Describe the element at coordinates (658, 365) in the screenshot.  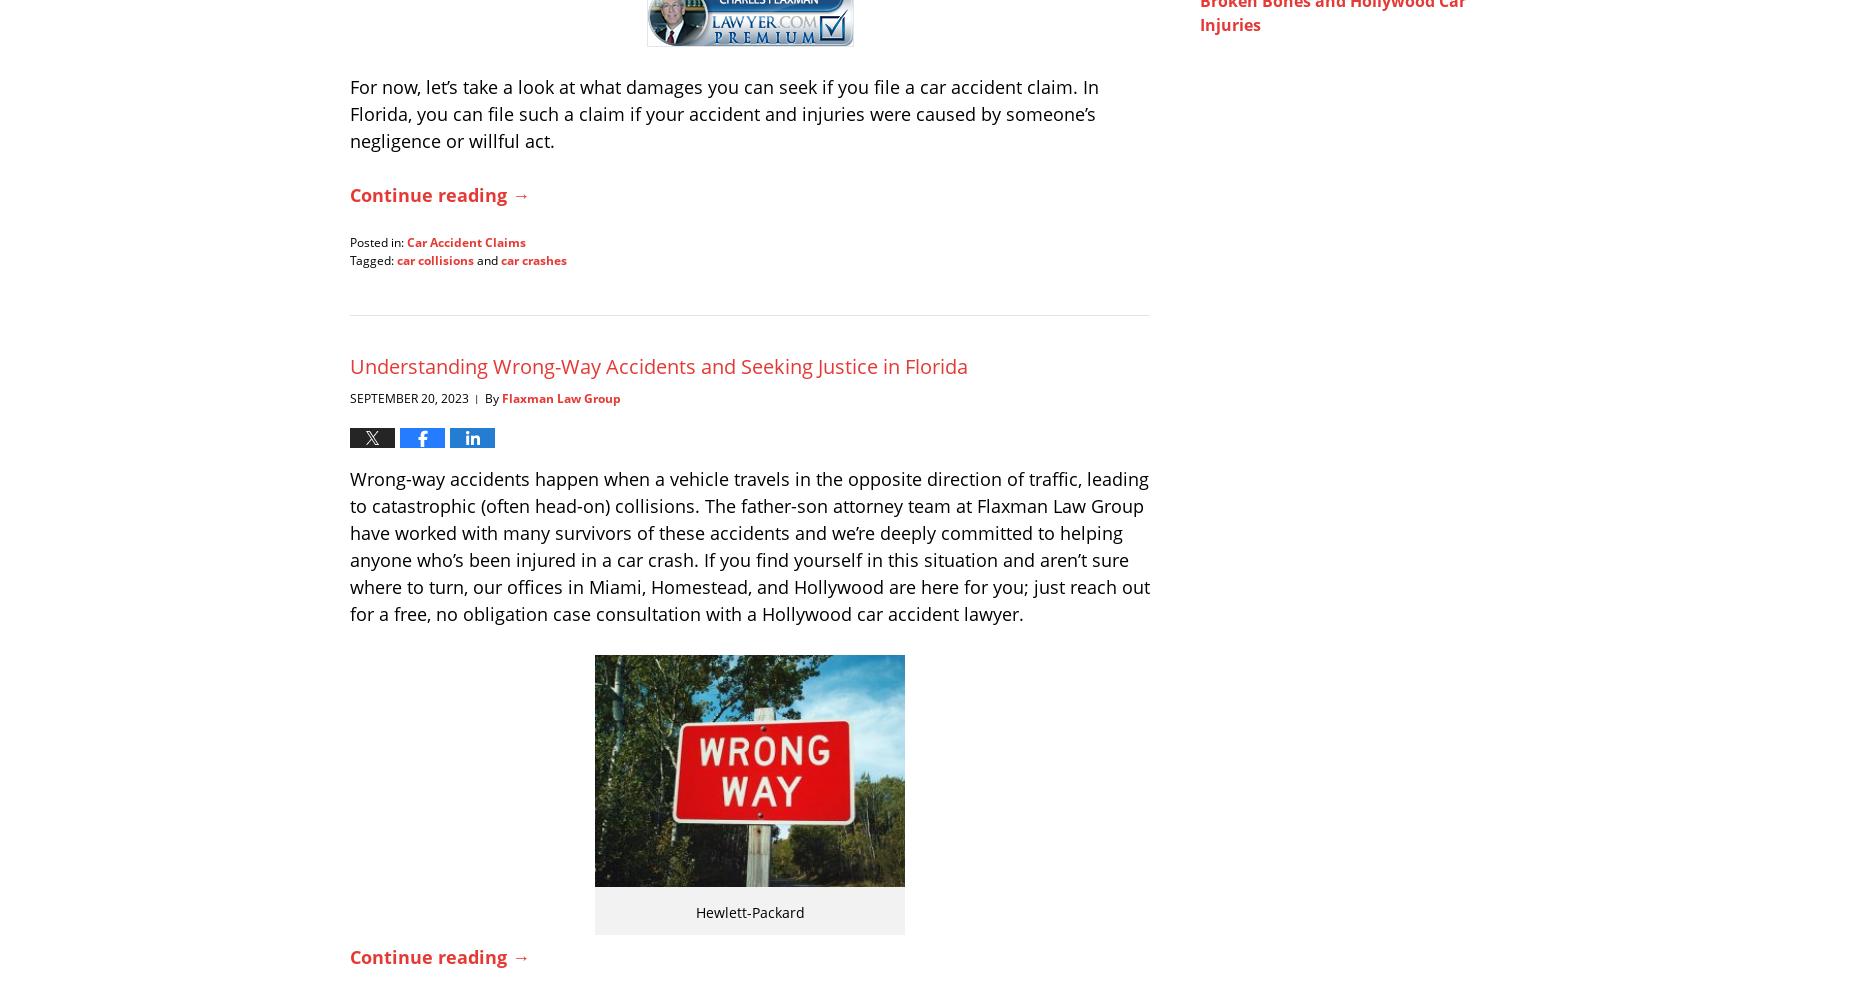
I see `'Understanding Wrong-Way Accidents and Seeking Justice in Florida'` at that location.